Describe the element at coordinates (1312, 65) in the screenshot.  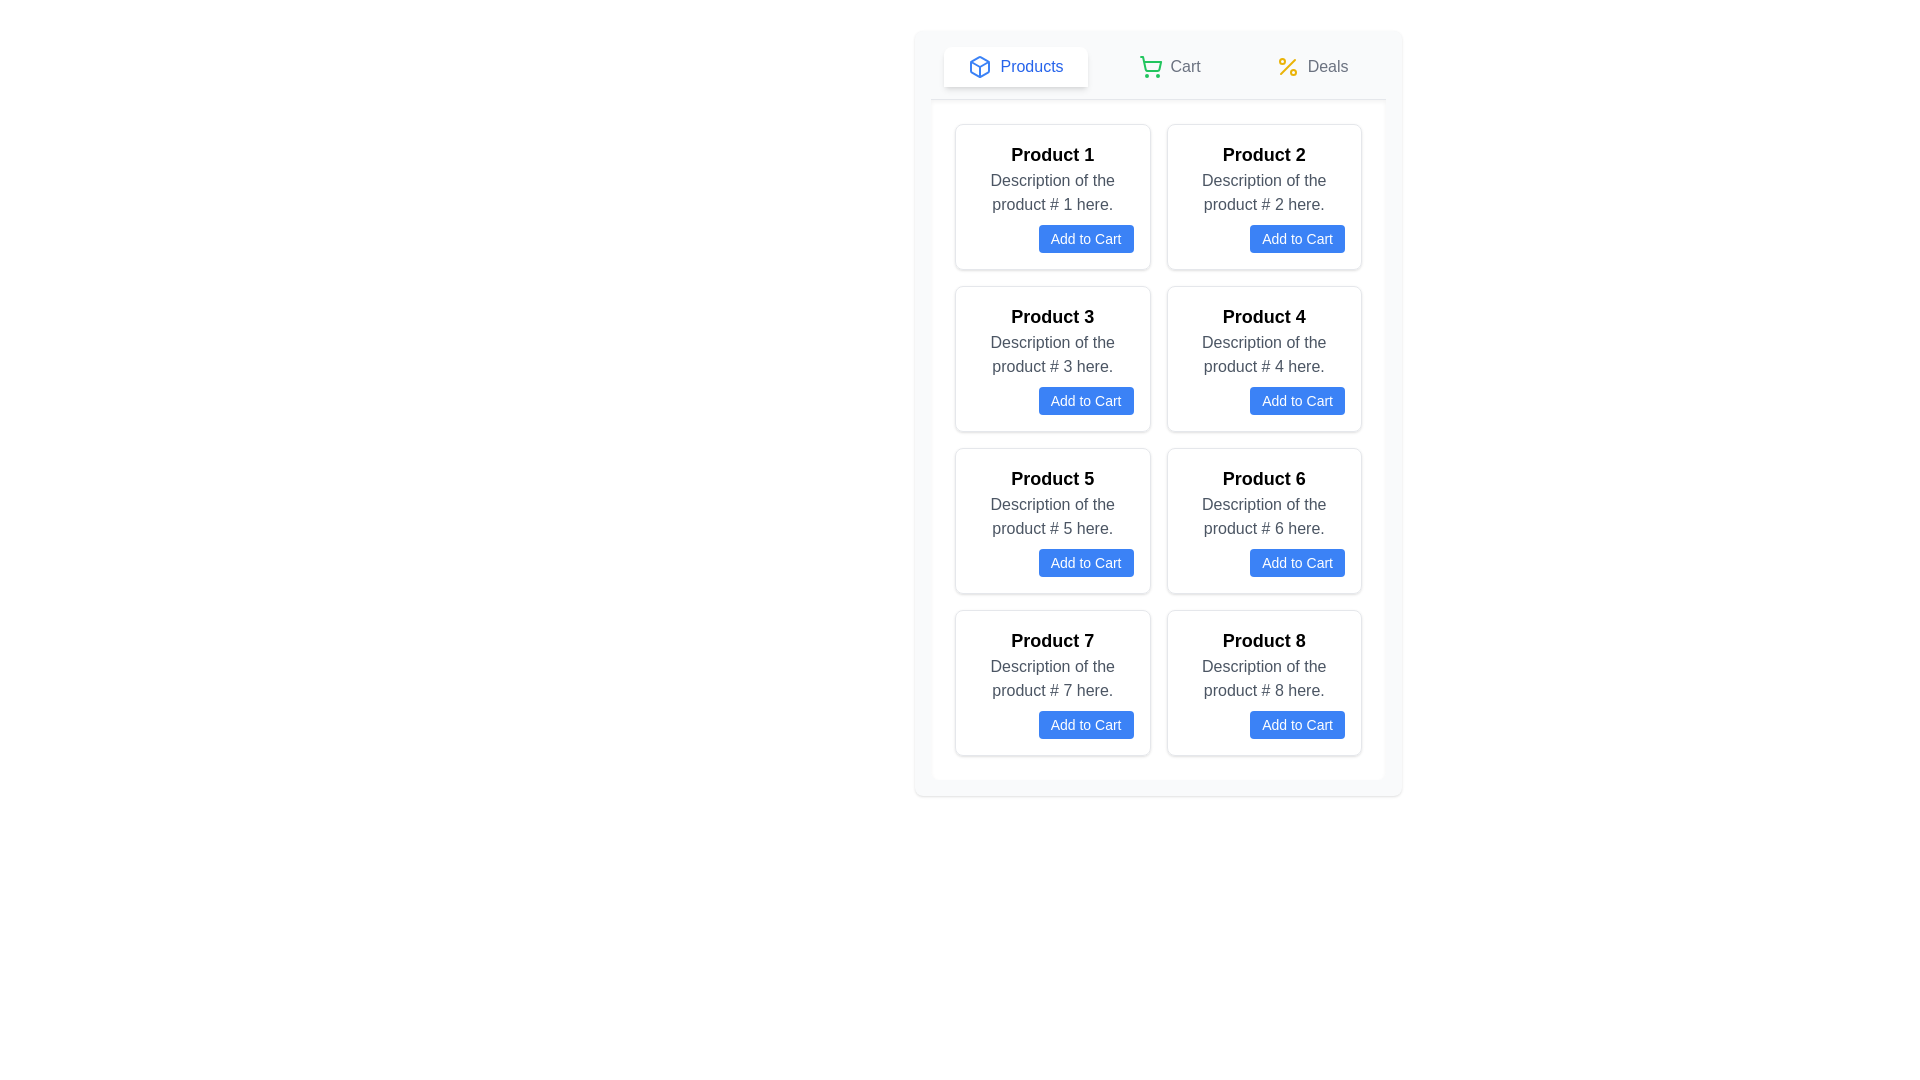
I see `the 'Deals' navigation button` at that location.